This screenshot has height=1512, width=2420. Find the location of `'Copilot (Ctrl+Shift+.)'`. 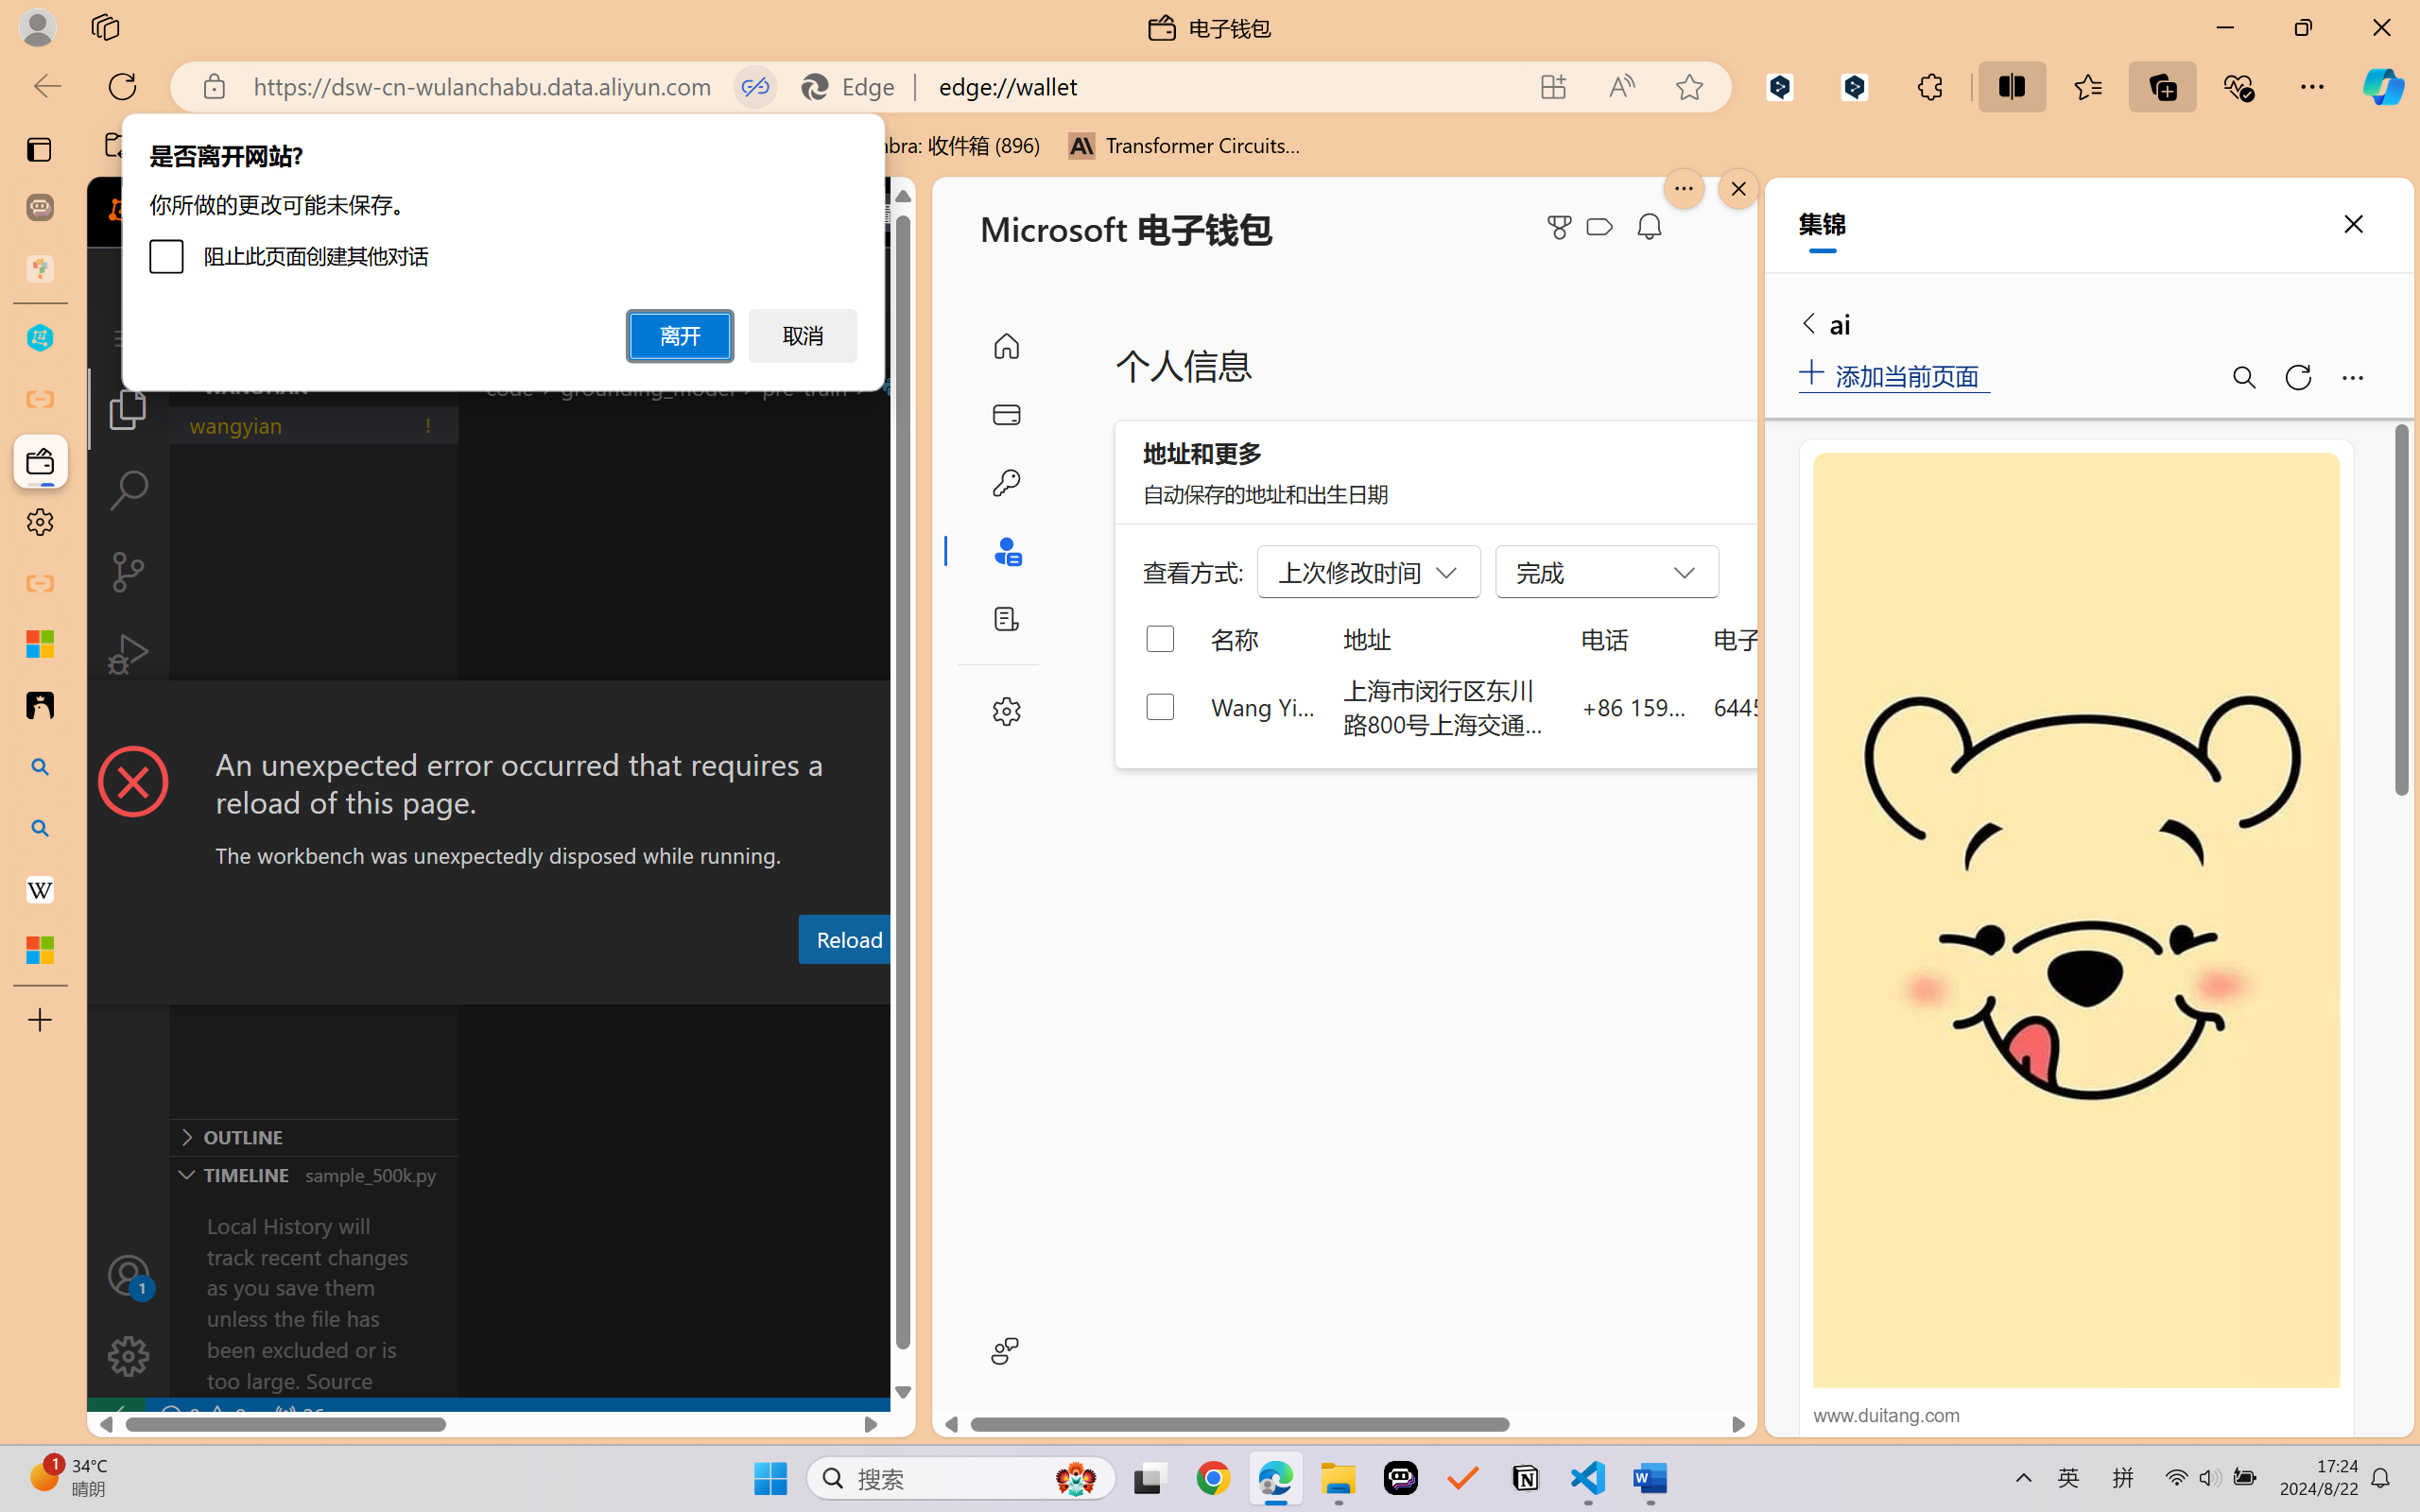

'Copilot (Ctrl+Shift+.)' is located at coordinates (2383, 86).